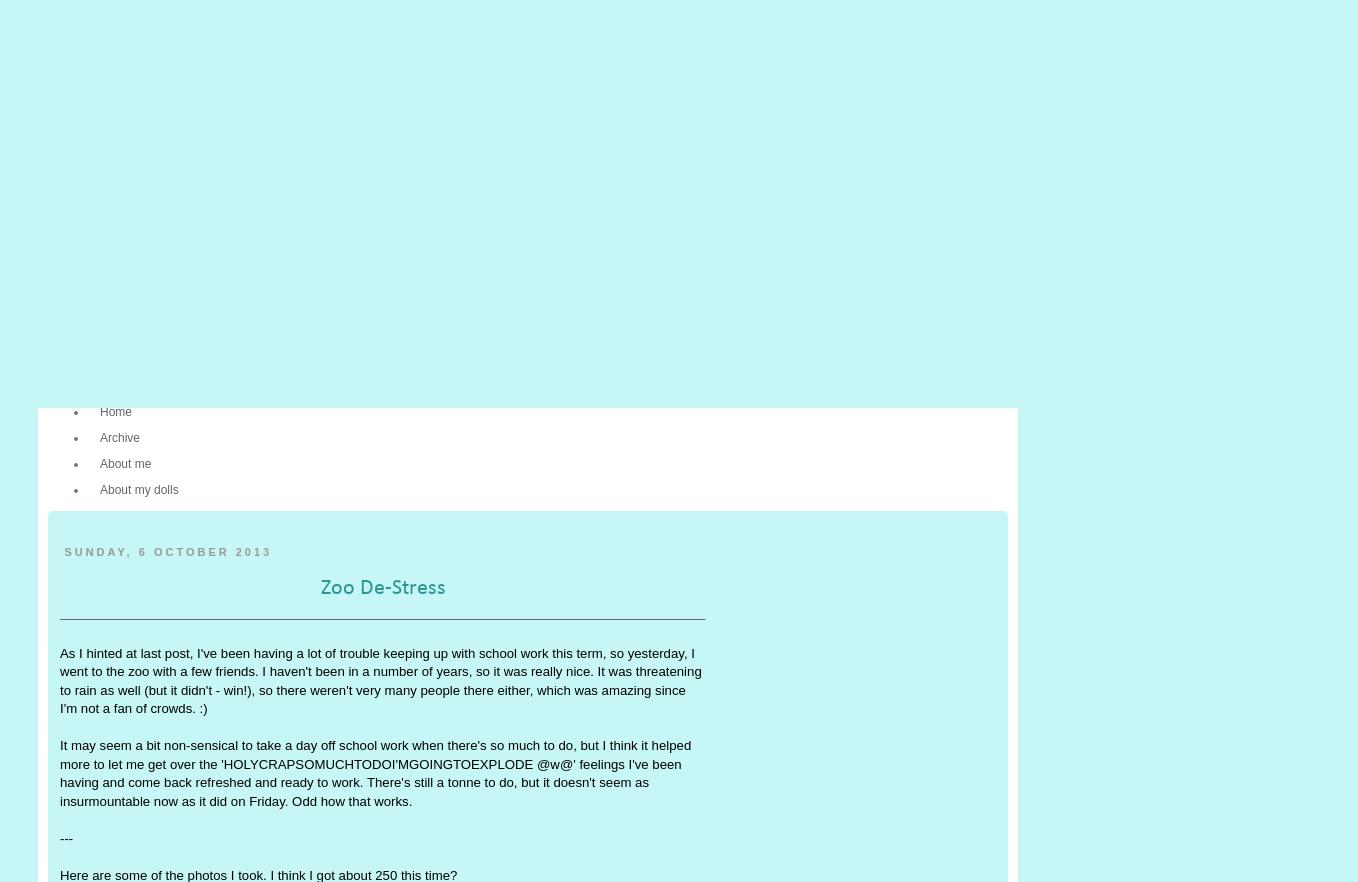 This screenshot has height=882, width=1358. Describe the element at coordinates (509, 353) in the screenshot. I see `'Trade List'` at that location.